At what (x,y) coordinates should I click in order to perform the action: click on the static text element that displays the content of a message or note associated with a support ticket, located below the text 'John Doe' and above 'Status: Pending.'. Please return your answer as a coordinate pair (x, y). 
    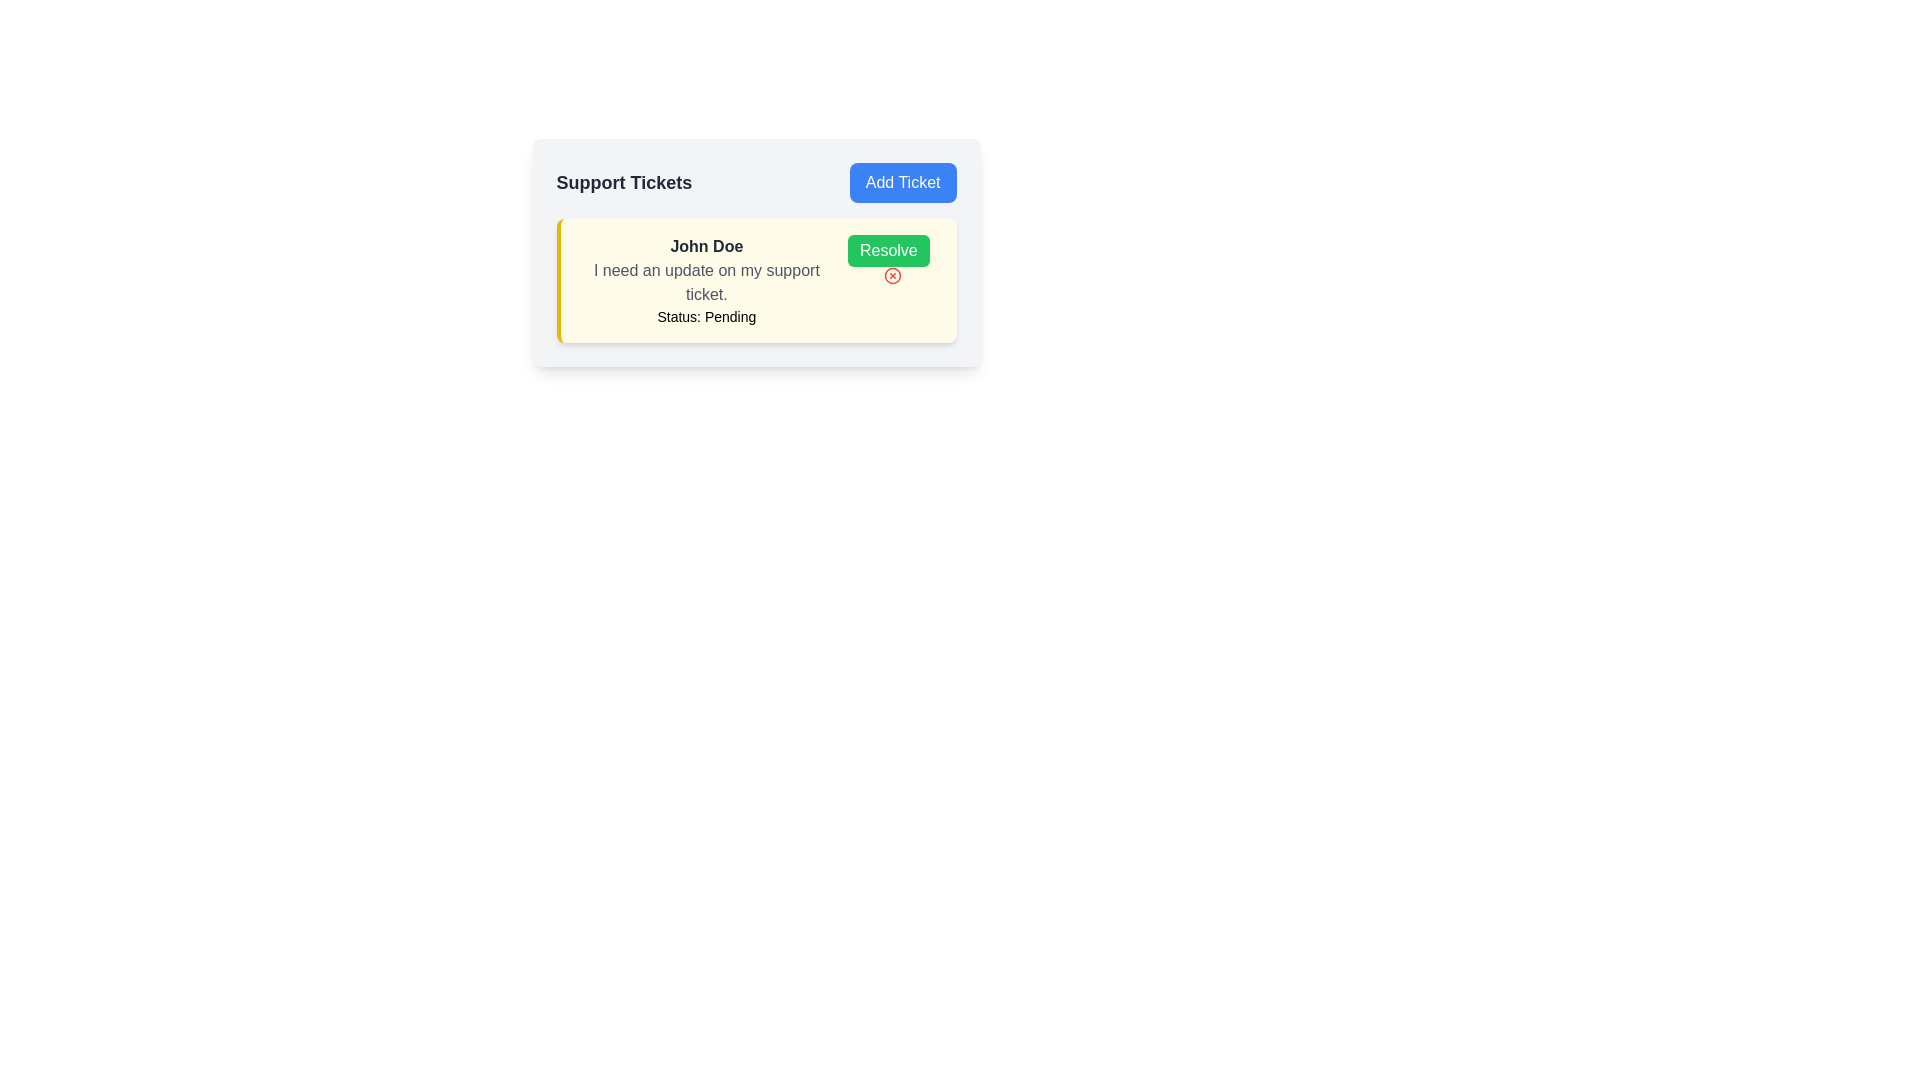
    Looking at the image, I should click on (706, 282).